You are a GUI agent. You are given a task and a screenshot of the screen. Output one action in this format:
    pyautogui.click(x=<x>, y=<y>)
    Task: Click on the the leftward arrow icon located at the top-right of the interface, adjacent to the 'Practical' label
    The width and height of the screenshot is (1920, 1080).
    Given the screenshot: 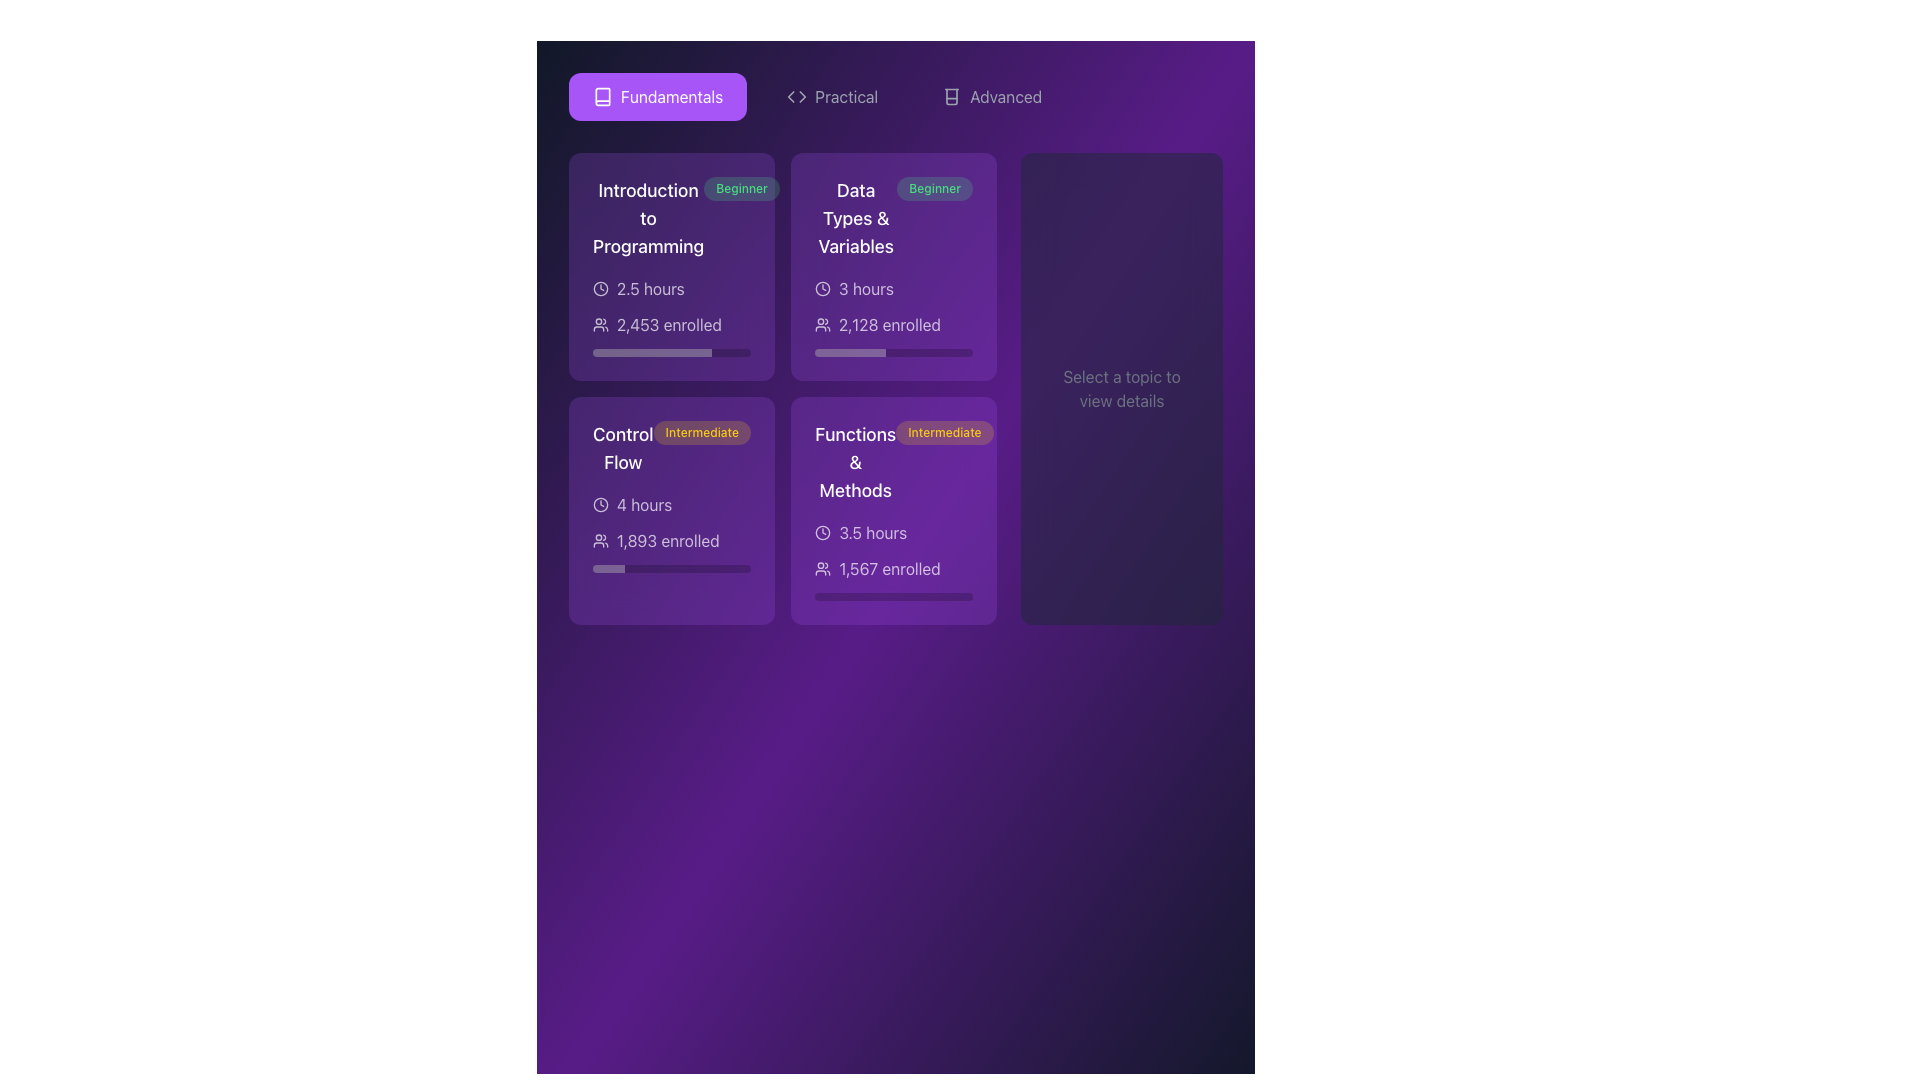 What is the action you would take?
    pyautogui.click(x=790, y=96)
    